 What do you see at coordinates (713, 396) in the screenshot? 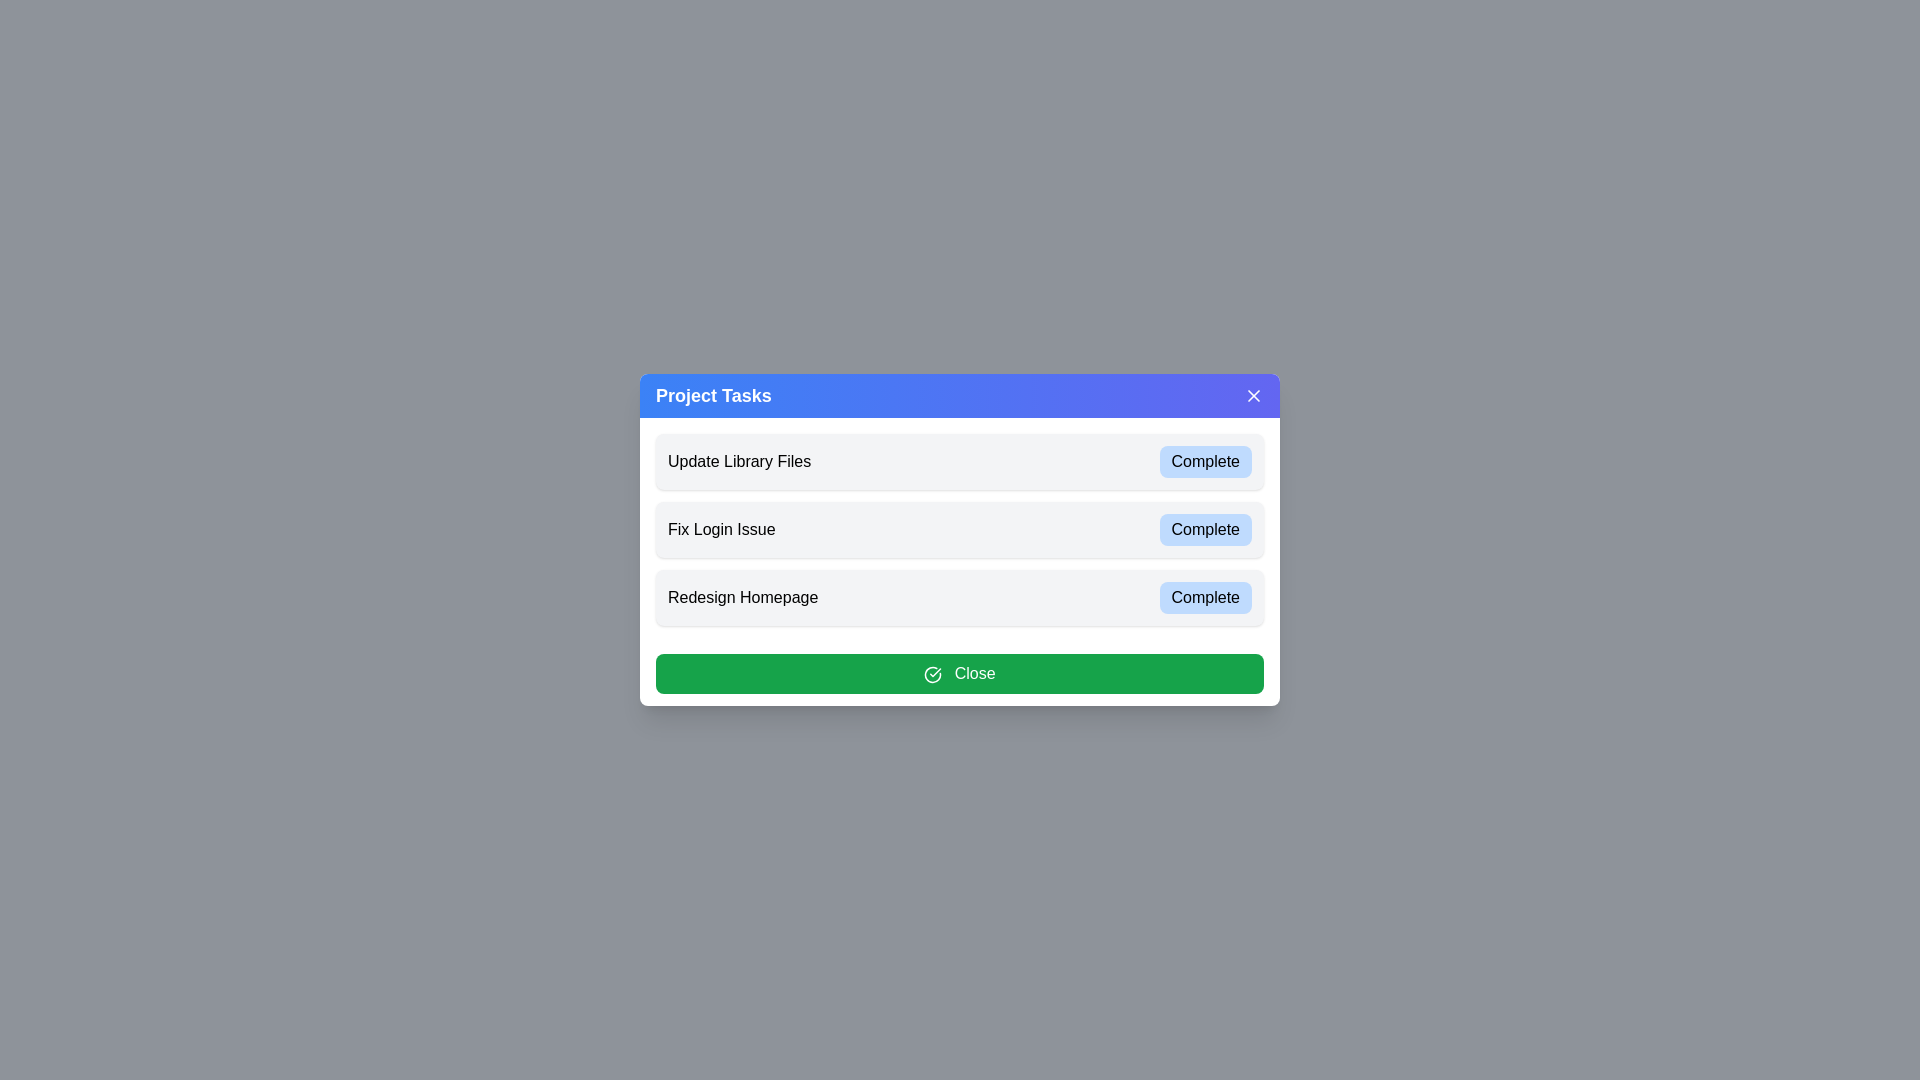
I see `text content of the heading label indicating the purpose or category of the project-related tasks, which is aligned to the left center within the top bar of the card component` at bounding box center [713, 396].